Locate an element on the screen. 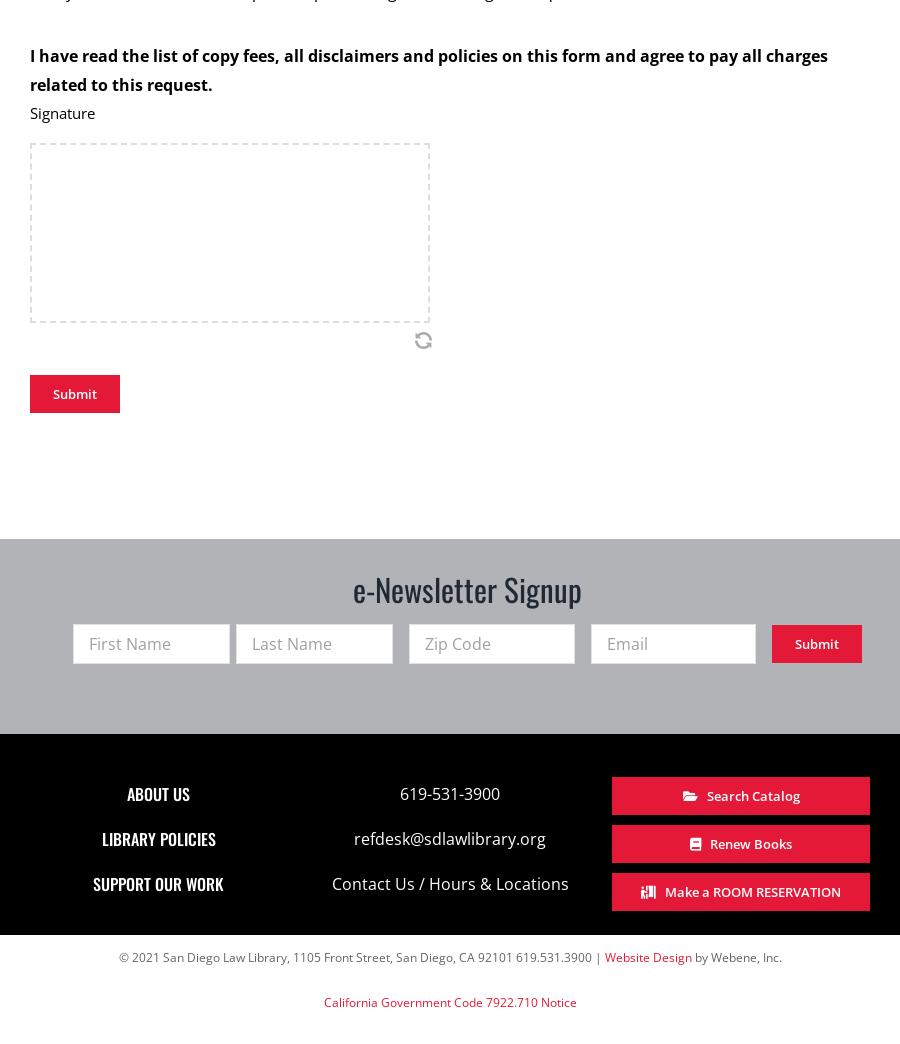 This screenshot has width=900, height=1044. 'Make a ROOM RESERVATION' is located at coordinates (752, 891).